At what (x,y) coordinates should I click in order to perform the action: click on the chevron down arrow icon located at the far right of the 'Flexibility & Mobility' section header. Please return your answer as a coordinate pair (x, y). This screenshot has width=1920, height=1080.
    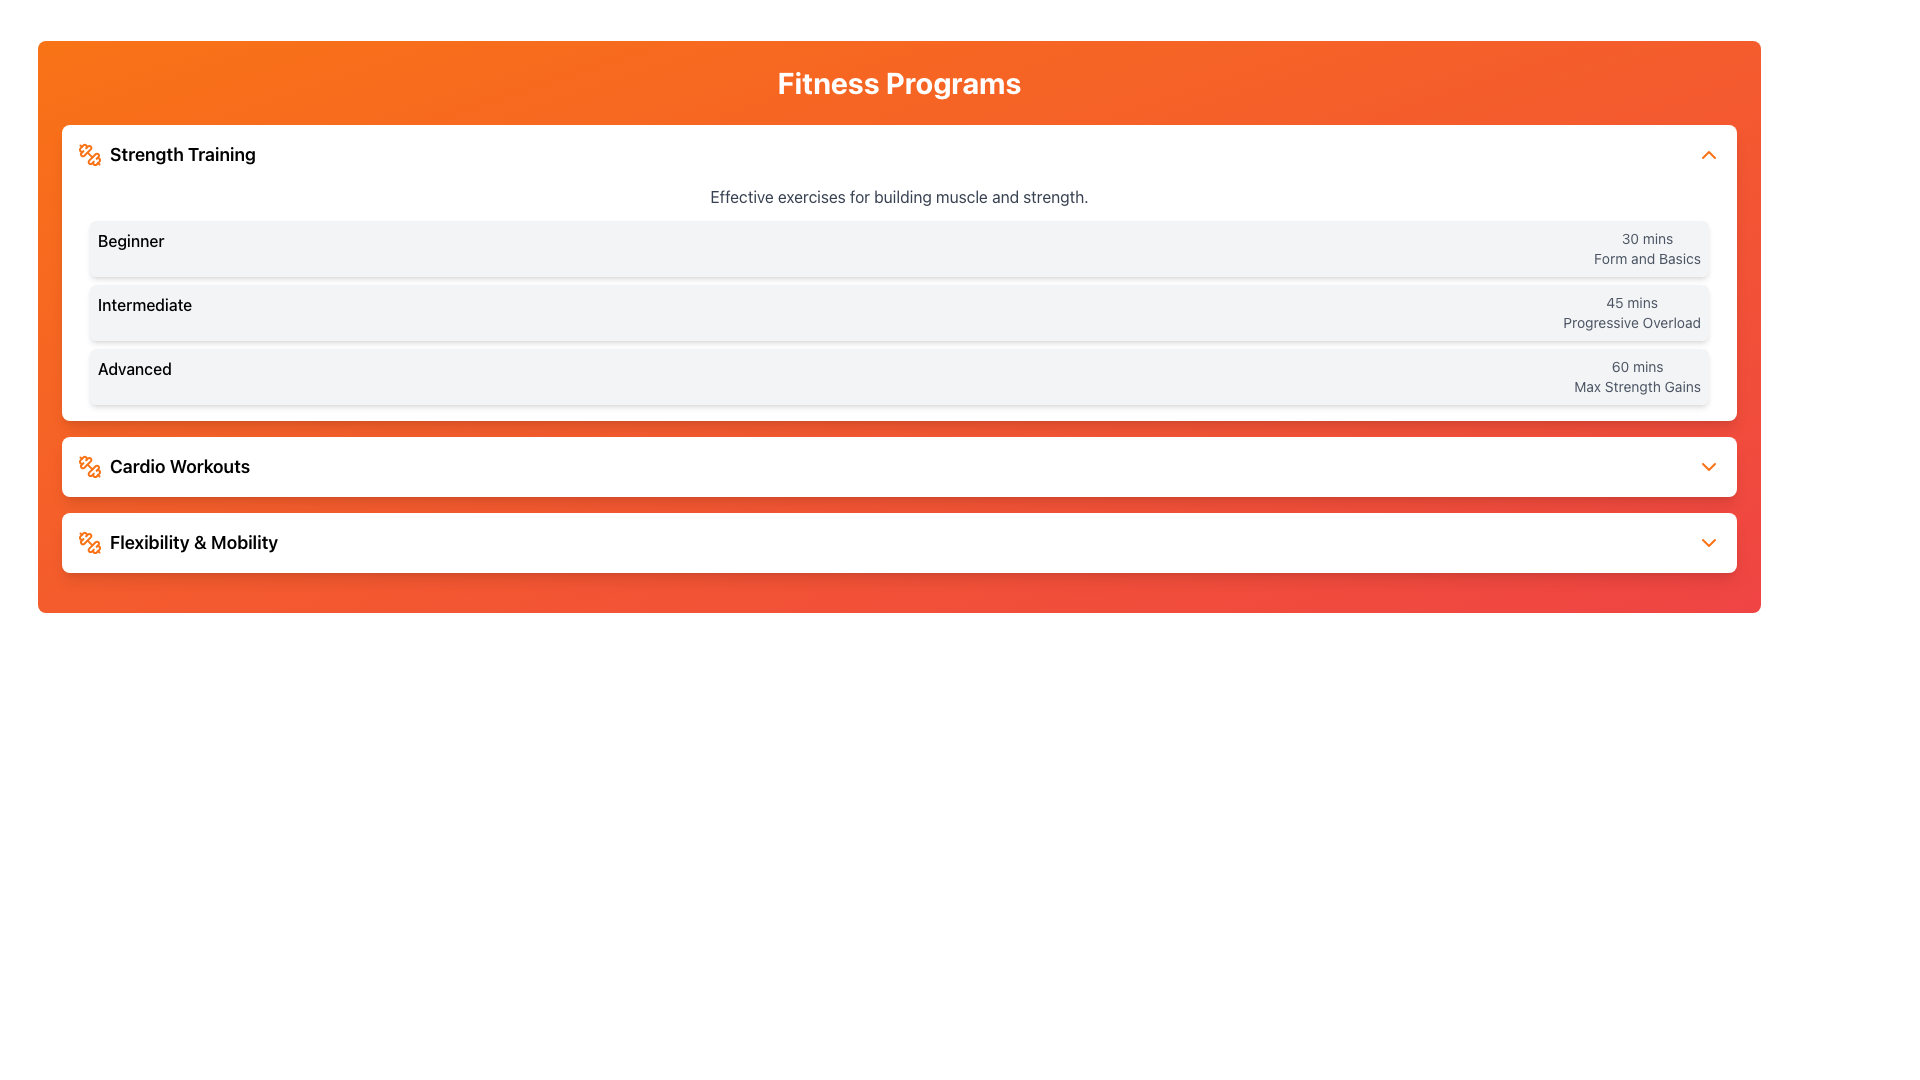
    Looking at the image, I should click on (1707, 543).